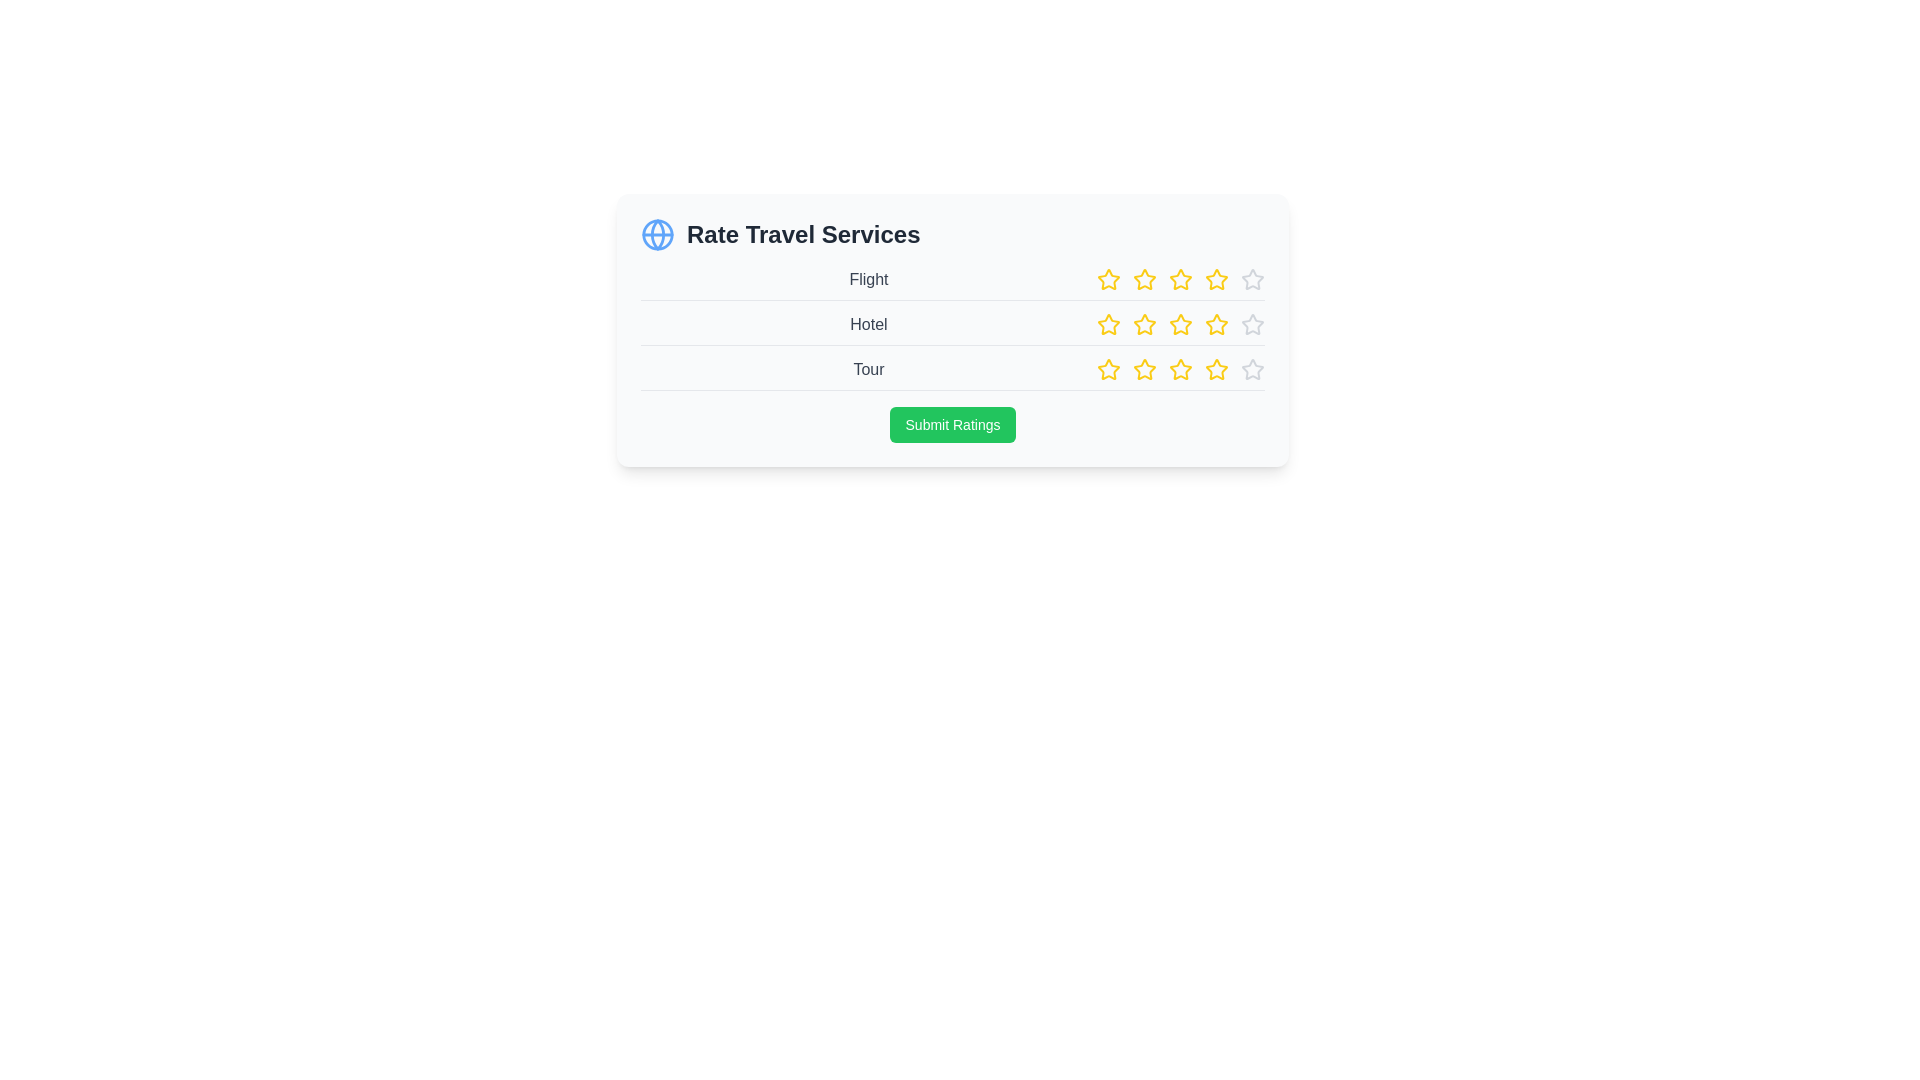  Describe the element at coordinates (657, 234) in the screenshot. I see `the middle curved line of the globe-like icon, which is styled with a blue stroke, located to the left of the 'Rate Travel Services' heading` at that location.